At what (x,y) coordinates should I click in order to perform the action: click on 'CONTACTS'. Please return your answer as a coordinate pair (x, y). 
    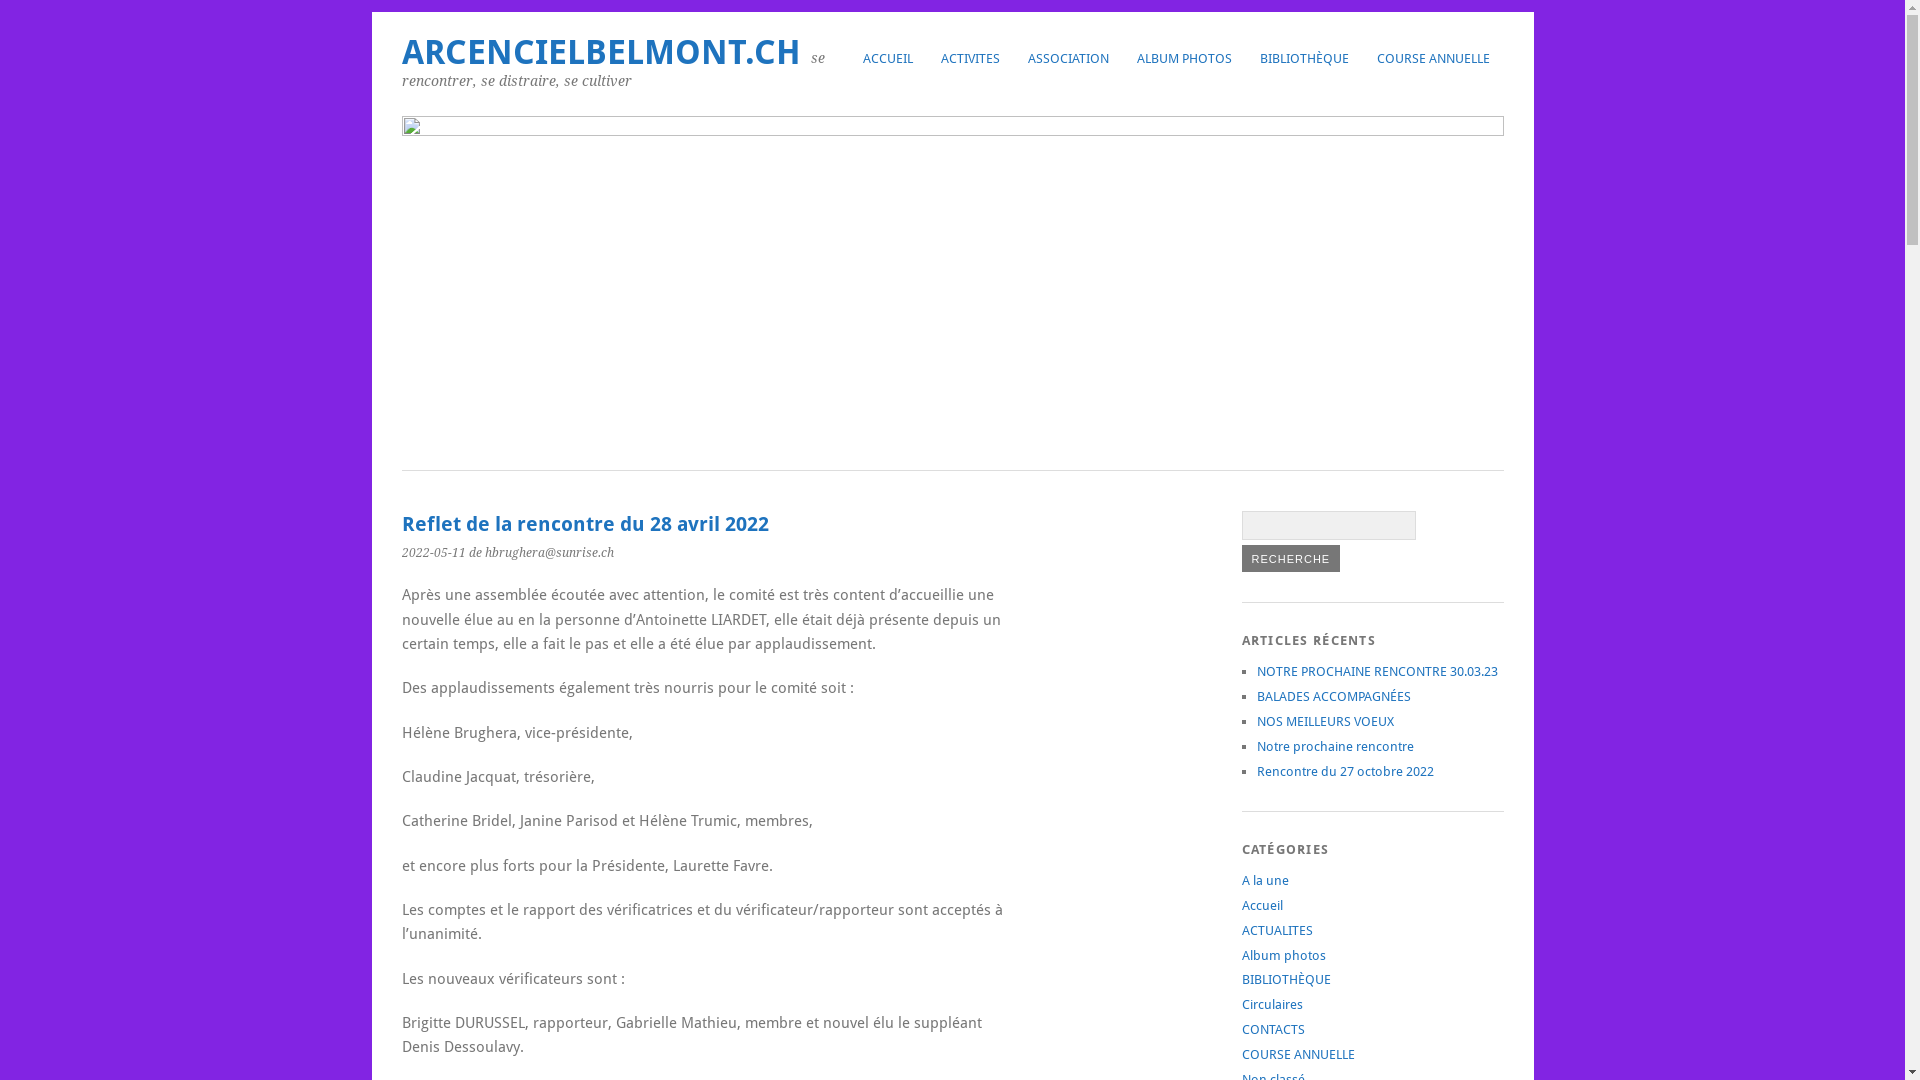
    Looking at the image, I should click on (1272, 1029).